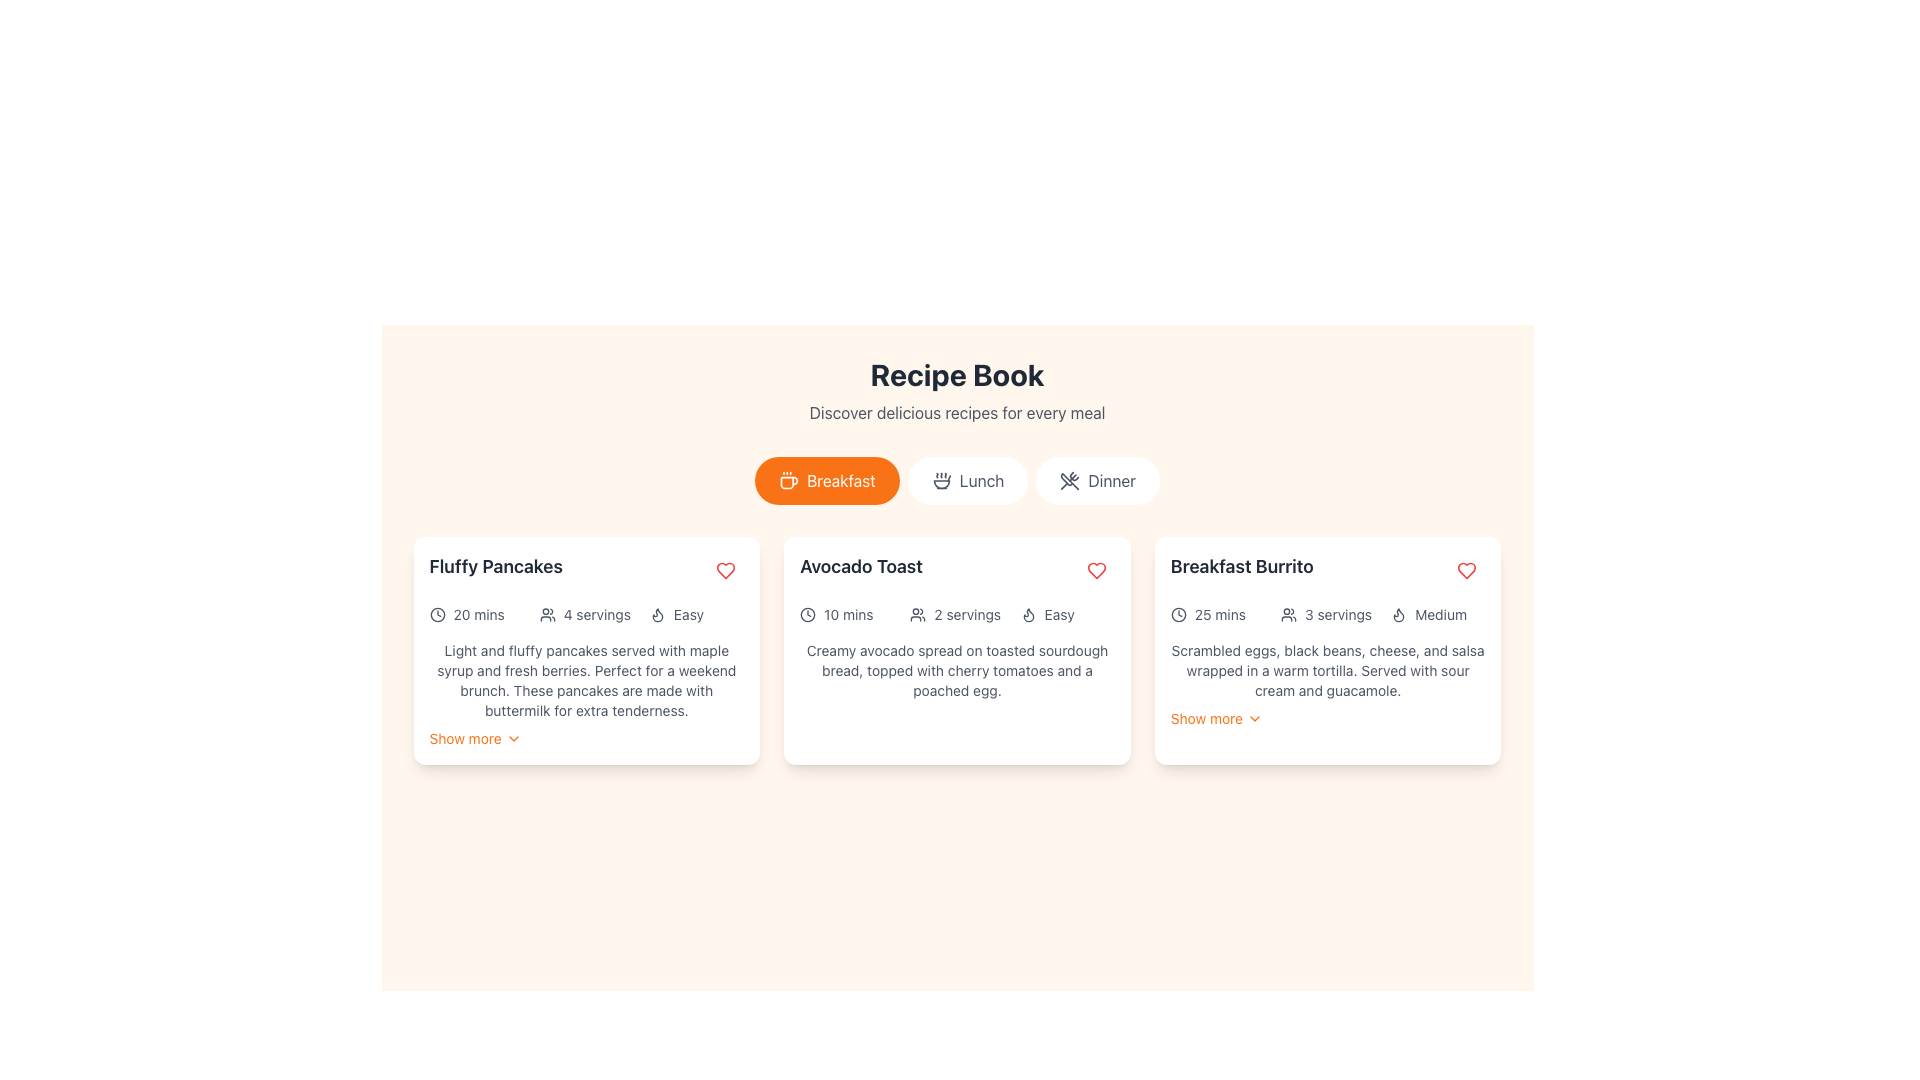  Describe the element at coordinates (1111, 481) in the screenshot. I see `the 'Dinner' text label within the category button` at that location.